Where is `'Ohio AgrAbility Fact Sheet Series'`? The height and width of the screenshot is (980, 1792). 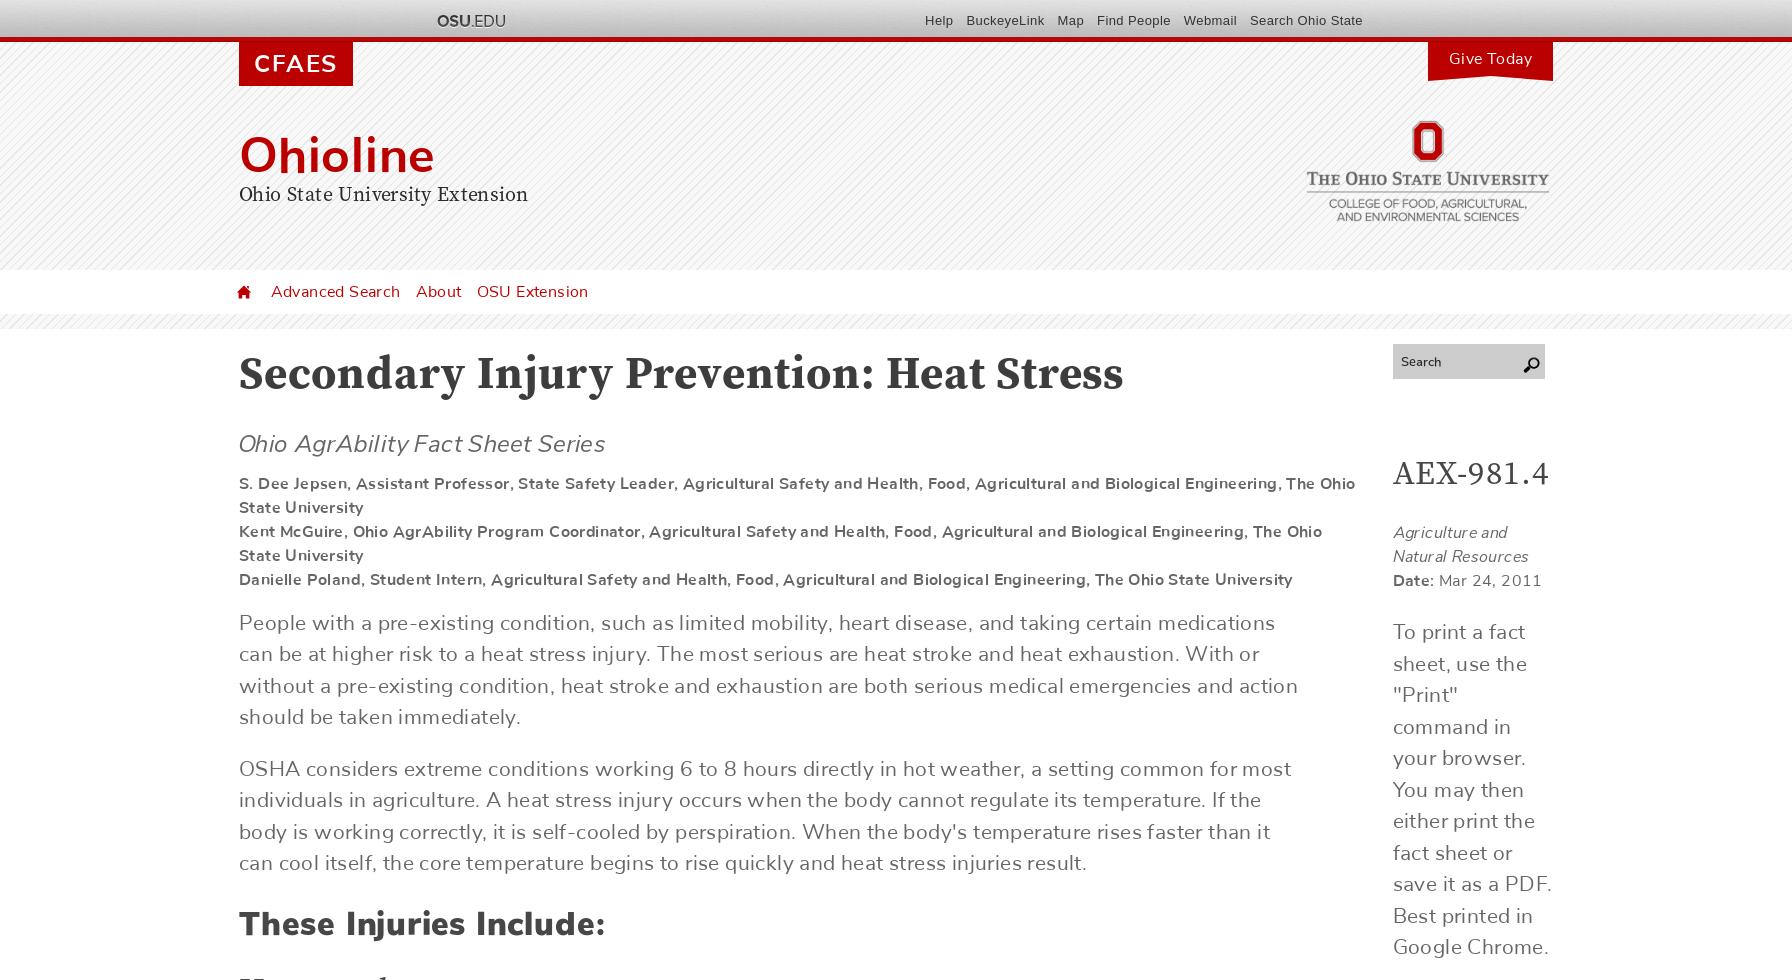
'Ohio AgrAbility Fact Sheet Series' is located at coordinates (422, 442).